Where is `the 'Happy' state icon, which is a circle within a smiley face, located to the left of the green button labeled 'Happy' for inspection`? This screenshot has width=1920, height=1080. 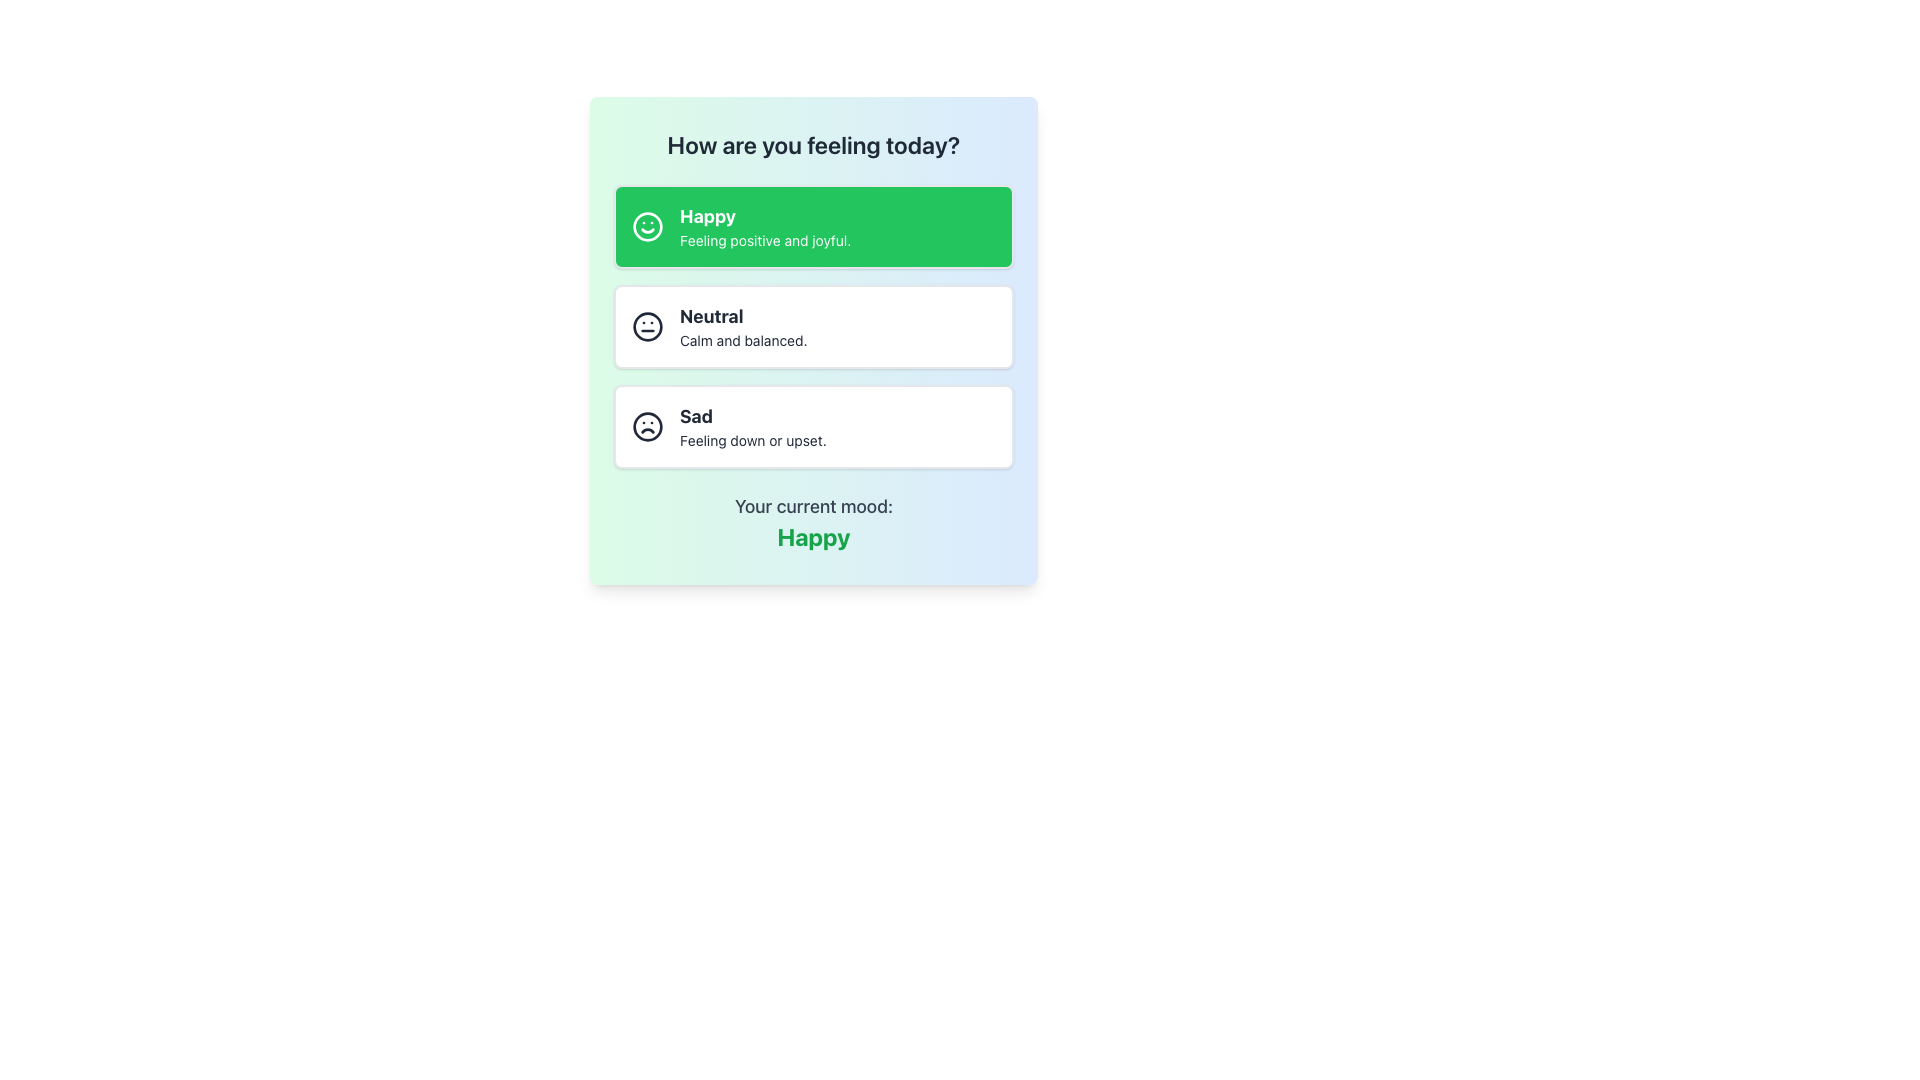
the 'Happy' state icon, which is a circle within a smiley face, located to the left of the green button labeled 'Happy' for inspection is located at coordinates (648, 226).